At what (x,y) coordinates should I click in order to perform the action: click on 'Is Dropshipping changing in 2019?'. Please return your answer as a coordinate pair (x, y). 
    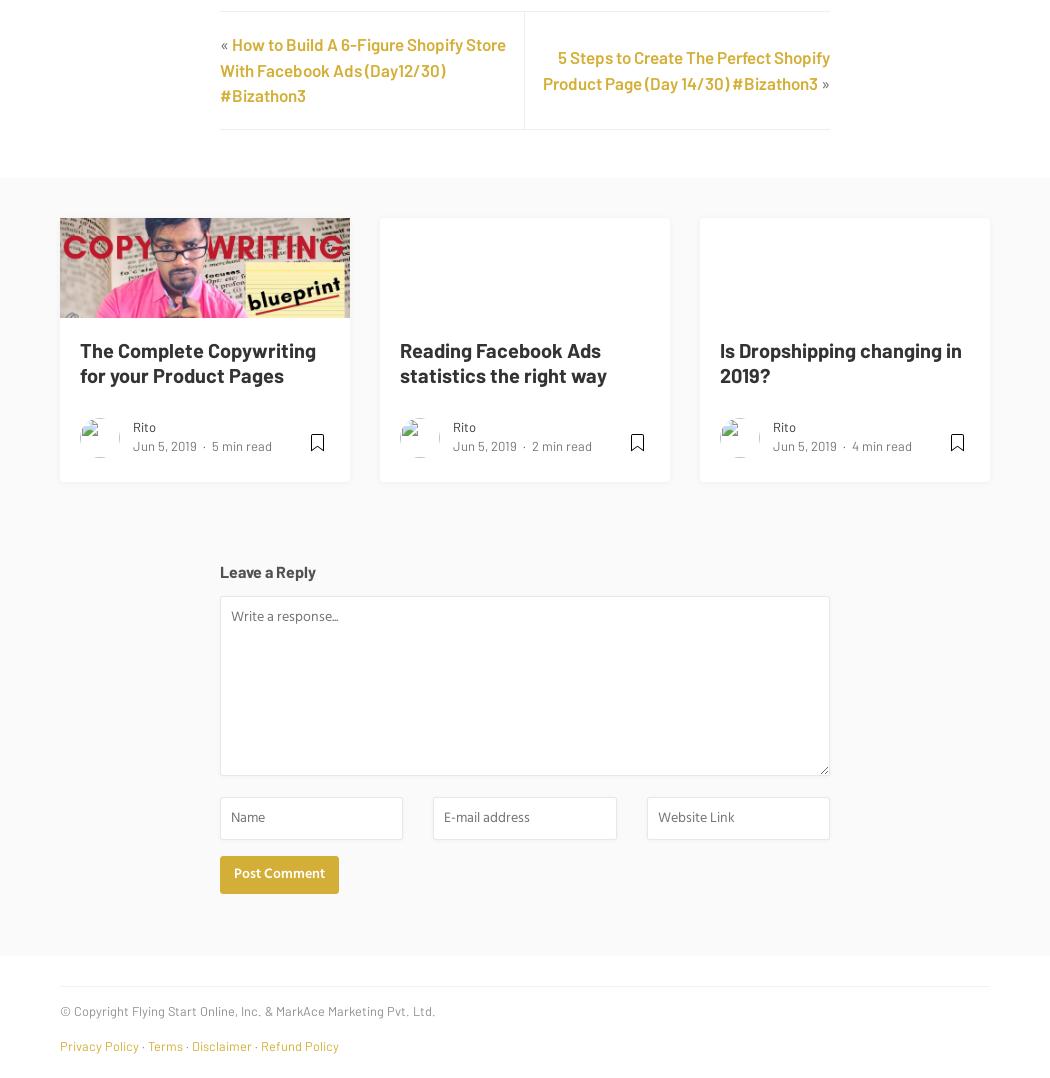
    Looking at the image, I should click on (840, 361).